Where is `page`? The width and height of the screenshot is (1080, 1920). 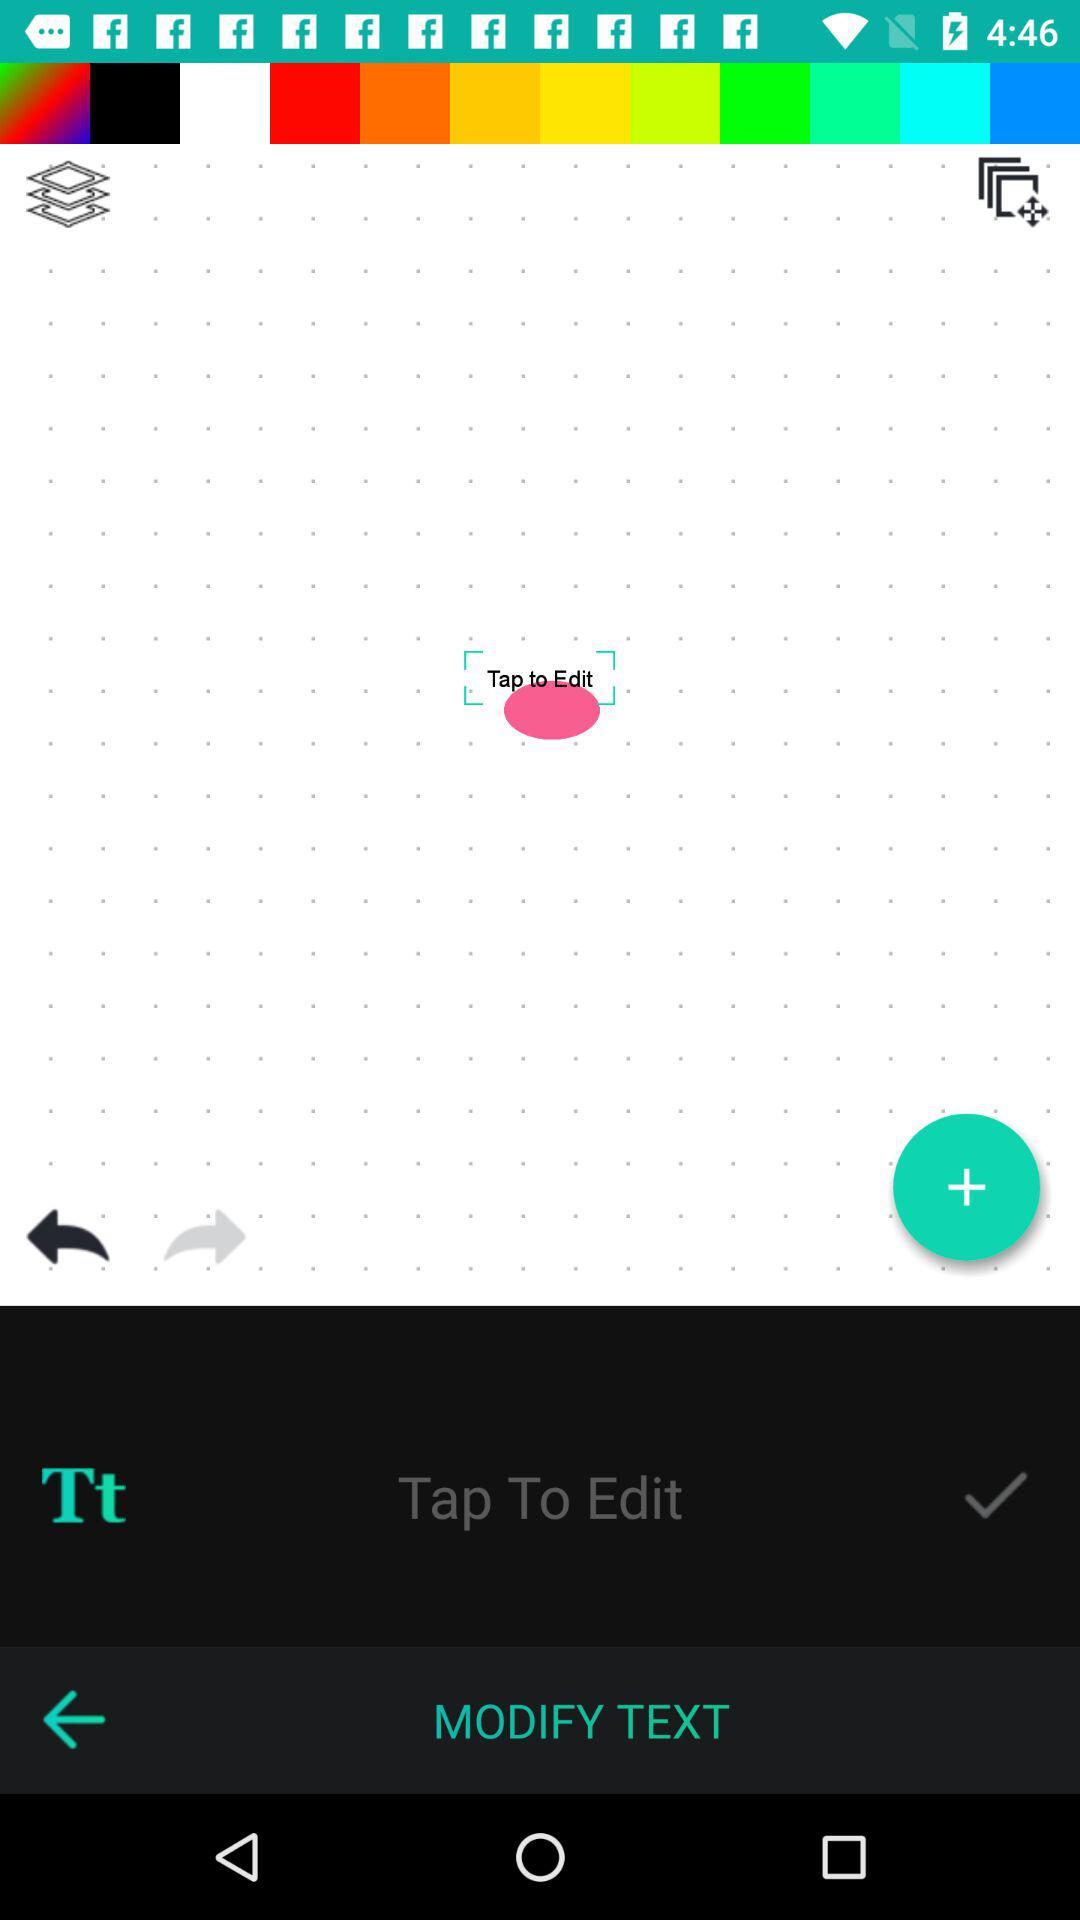 page is located at coordinates (965, 1187).